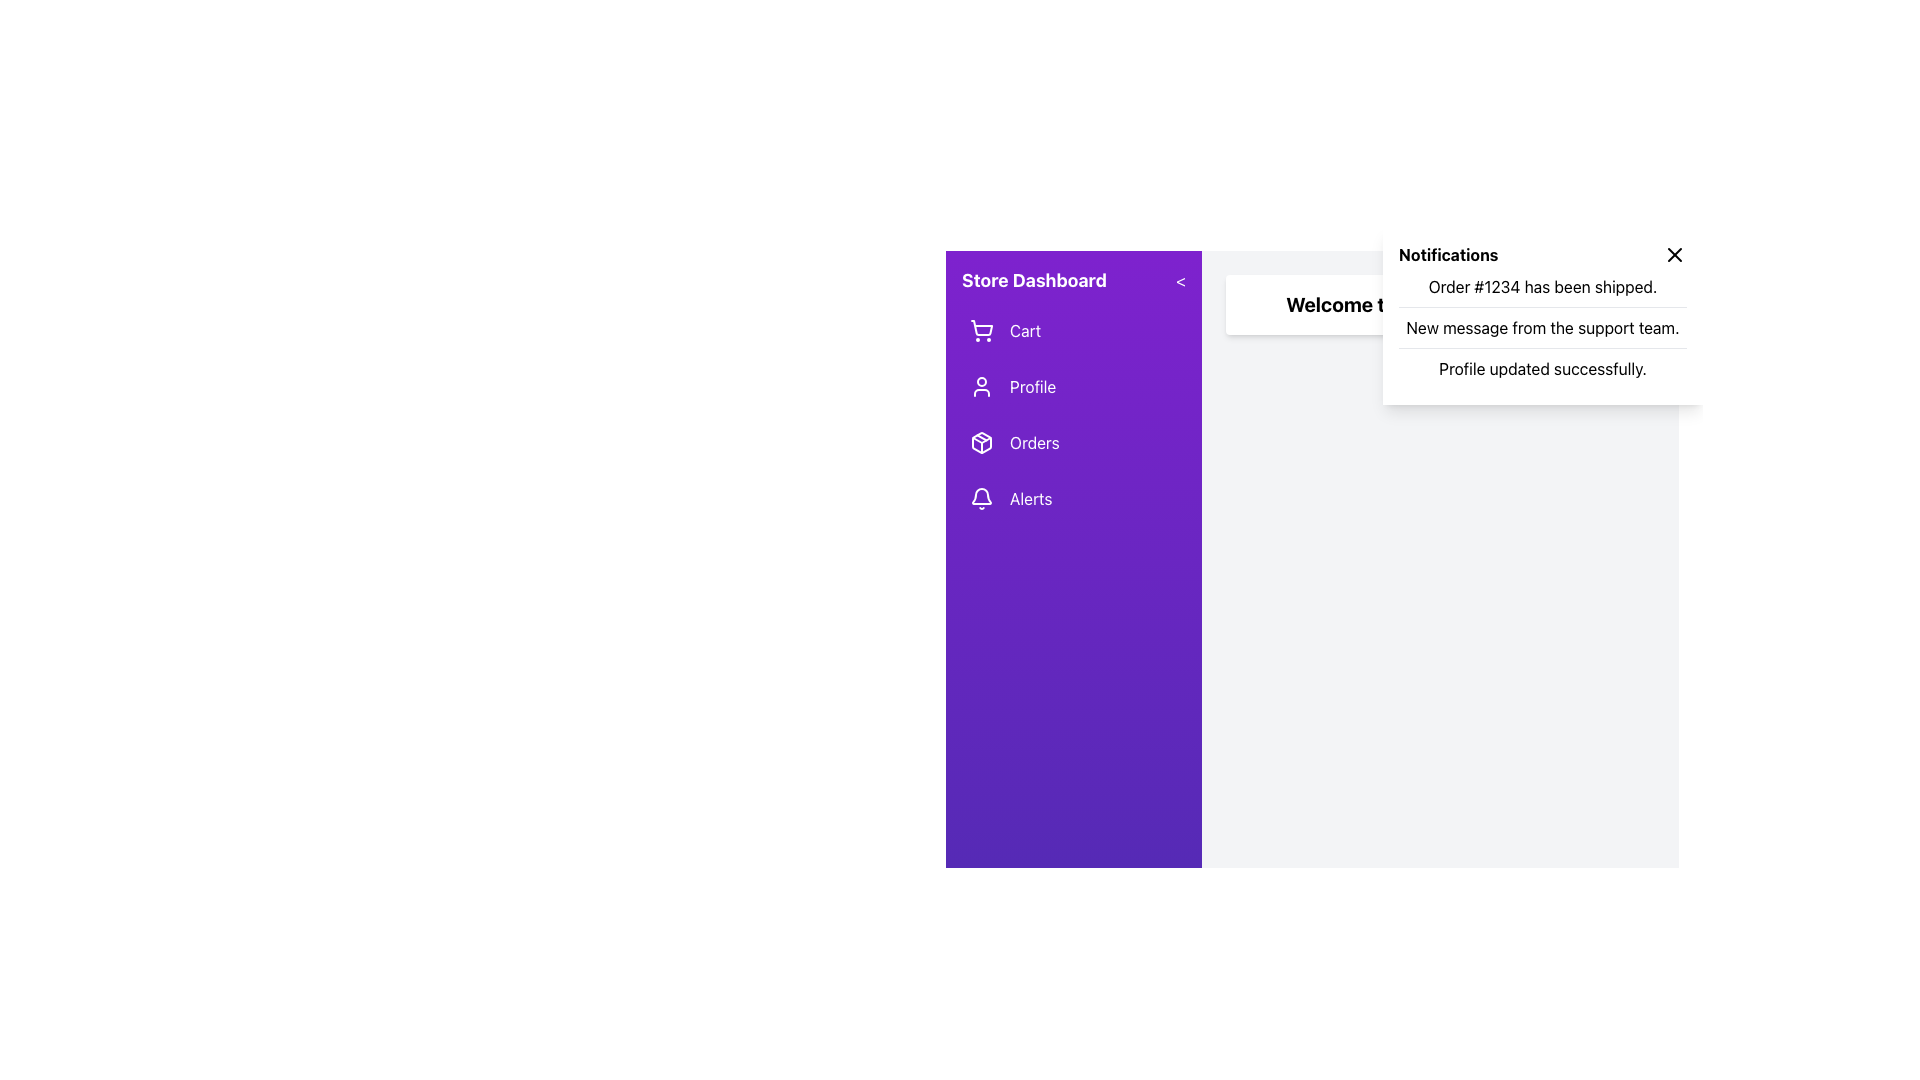  Describe the element at coordinates (1541, 326) in the screenshot. I see `notification text element that informs the user about a new message from the support team, which is the second item in the vertically stacked list under the 'Notifications' section` at that location.